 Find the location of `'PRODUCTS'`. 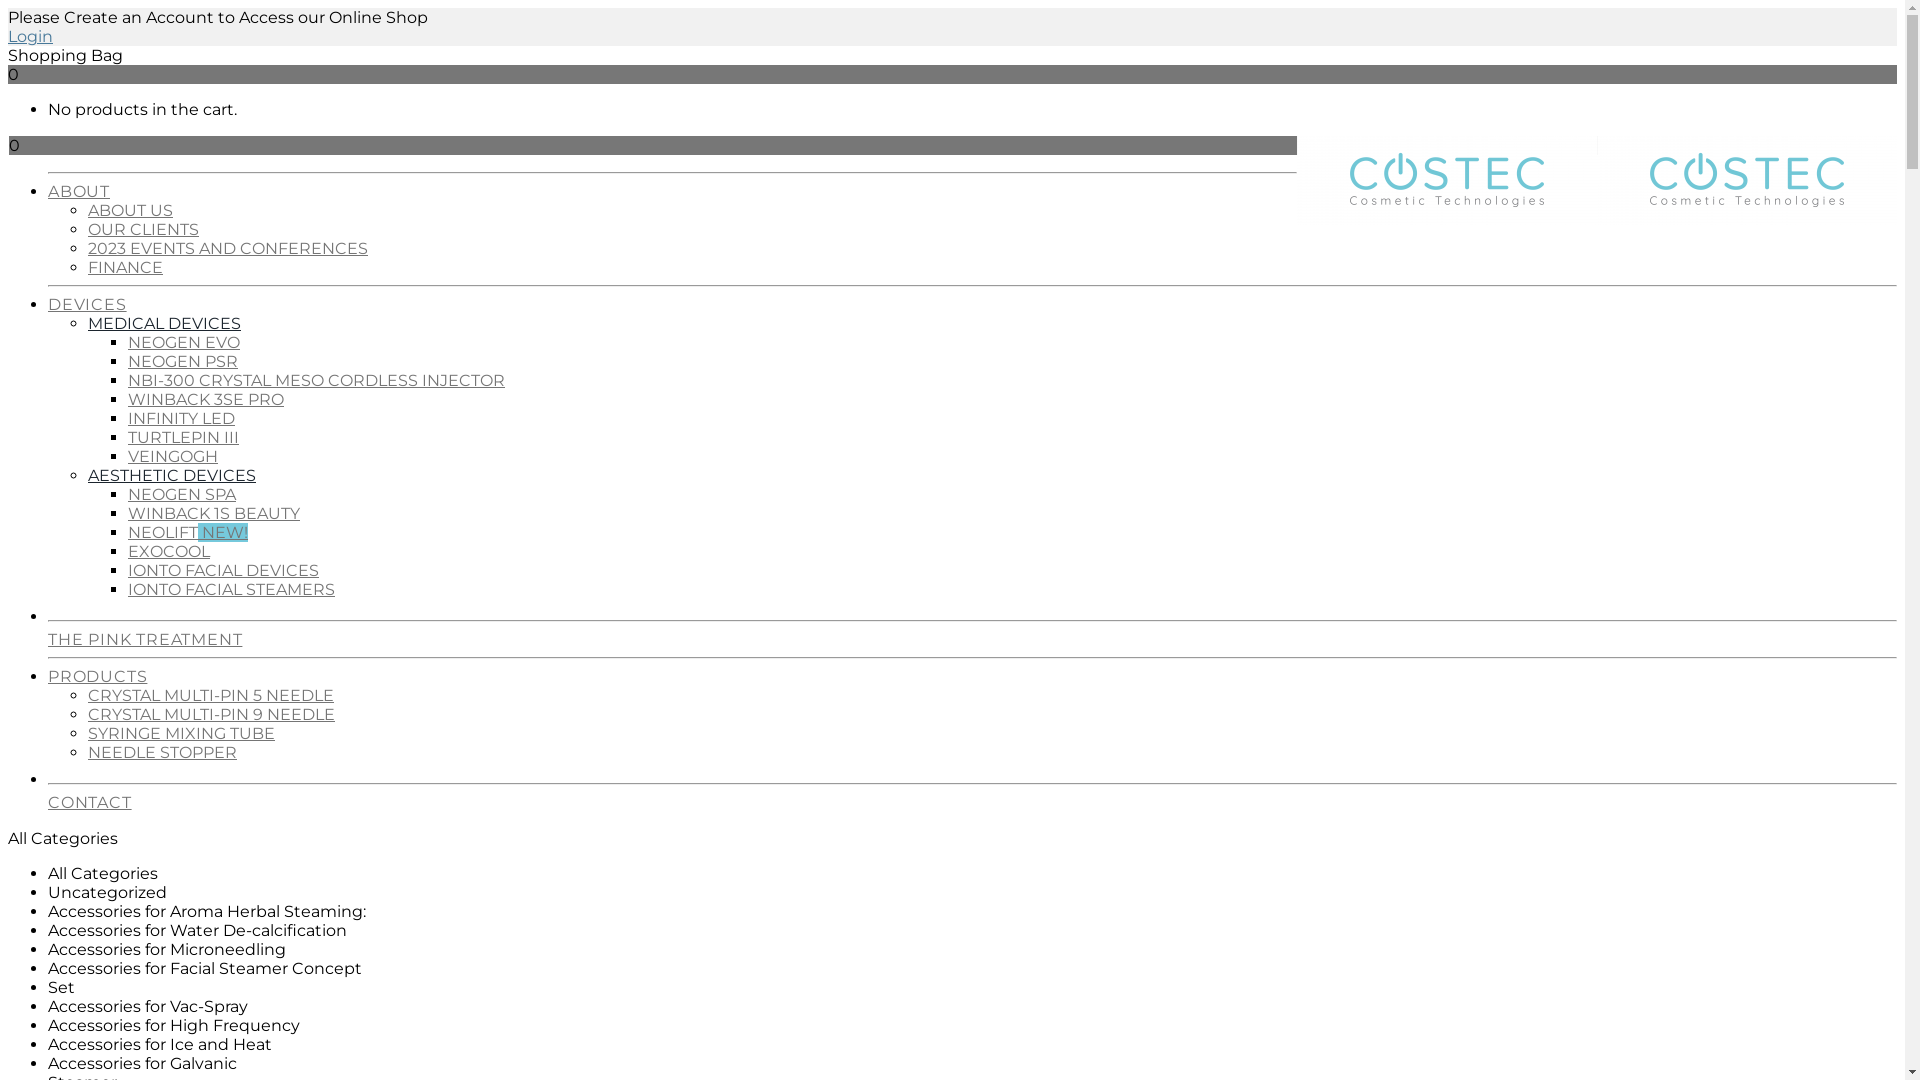

'PRODUCTS' is located at coordinates (48, 671).